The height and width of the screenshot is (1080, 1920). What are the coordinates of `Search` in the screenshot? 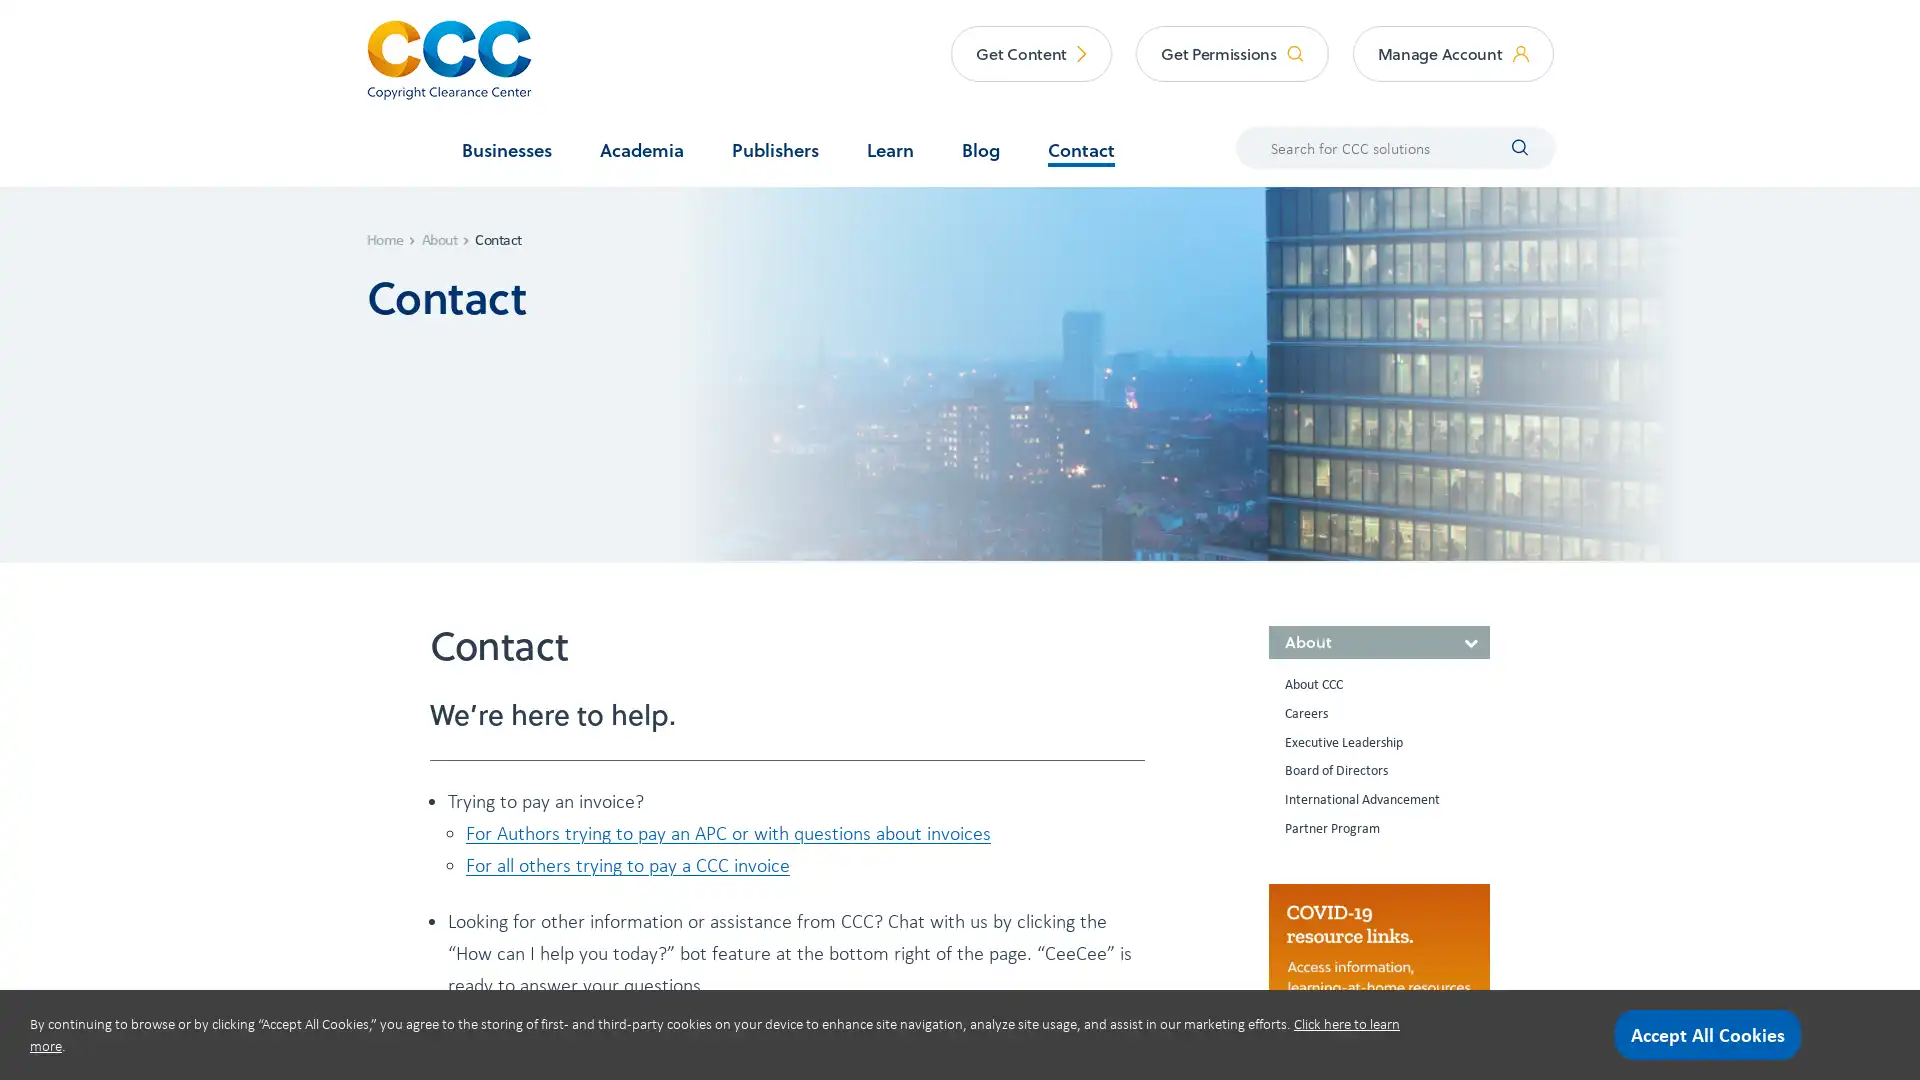 It's located at (1506, 145).